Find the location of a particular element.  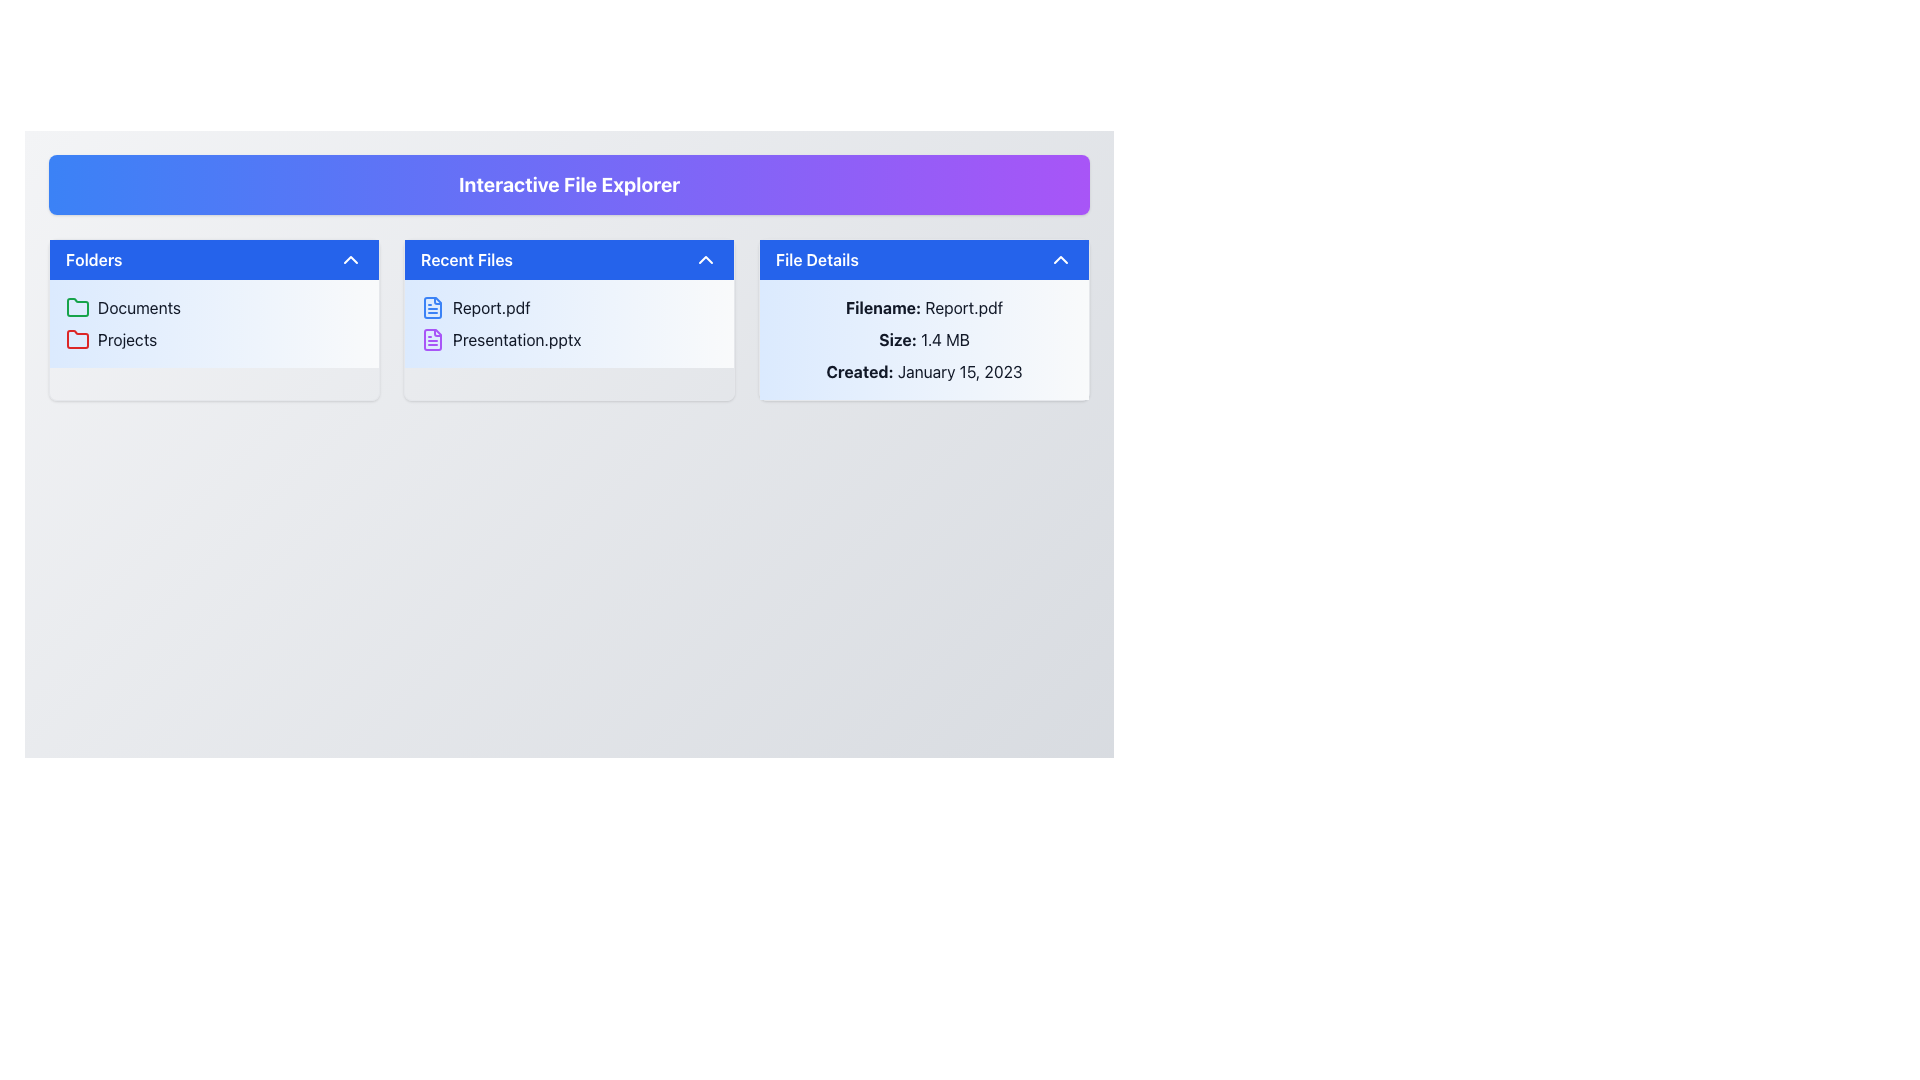

the presentation document icon located in the 'Recent Files' section, which visually represents the file type for 'Presentation.pptx' is located at coordinates (431, 338).